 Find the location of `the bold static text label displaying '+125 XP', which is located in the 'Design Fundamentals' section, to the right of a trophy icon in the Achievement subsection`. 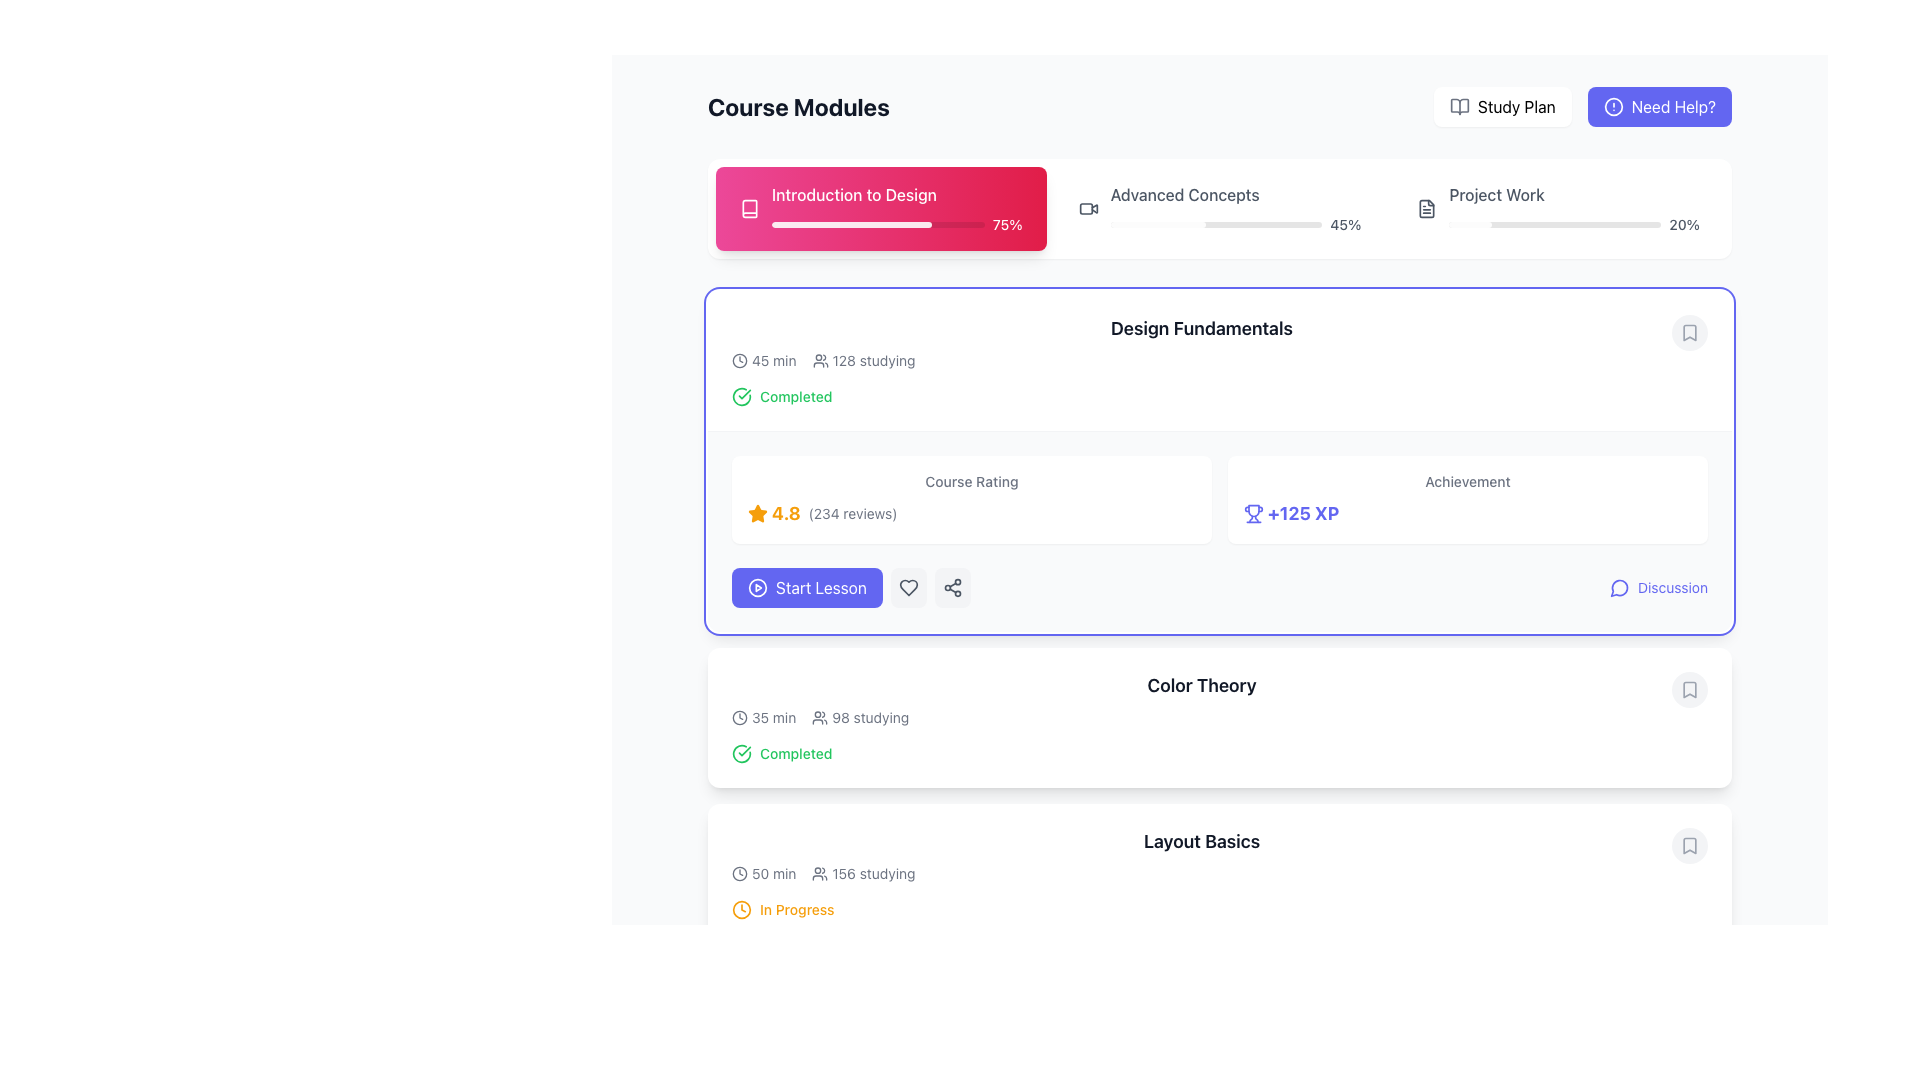

the bold static text label displaying '+125 XP', which is located in the 'Design Fundamentals' section, to the right of a trophy icon in the Achievement subsection is located at coordinates (1303, 512).